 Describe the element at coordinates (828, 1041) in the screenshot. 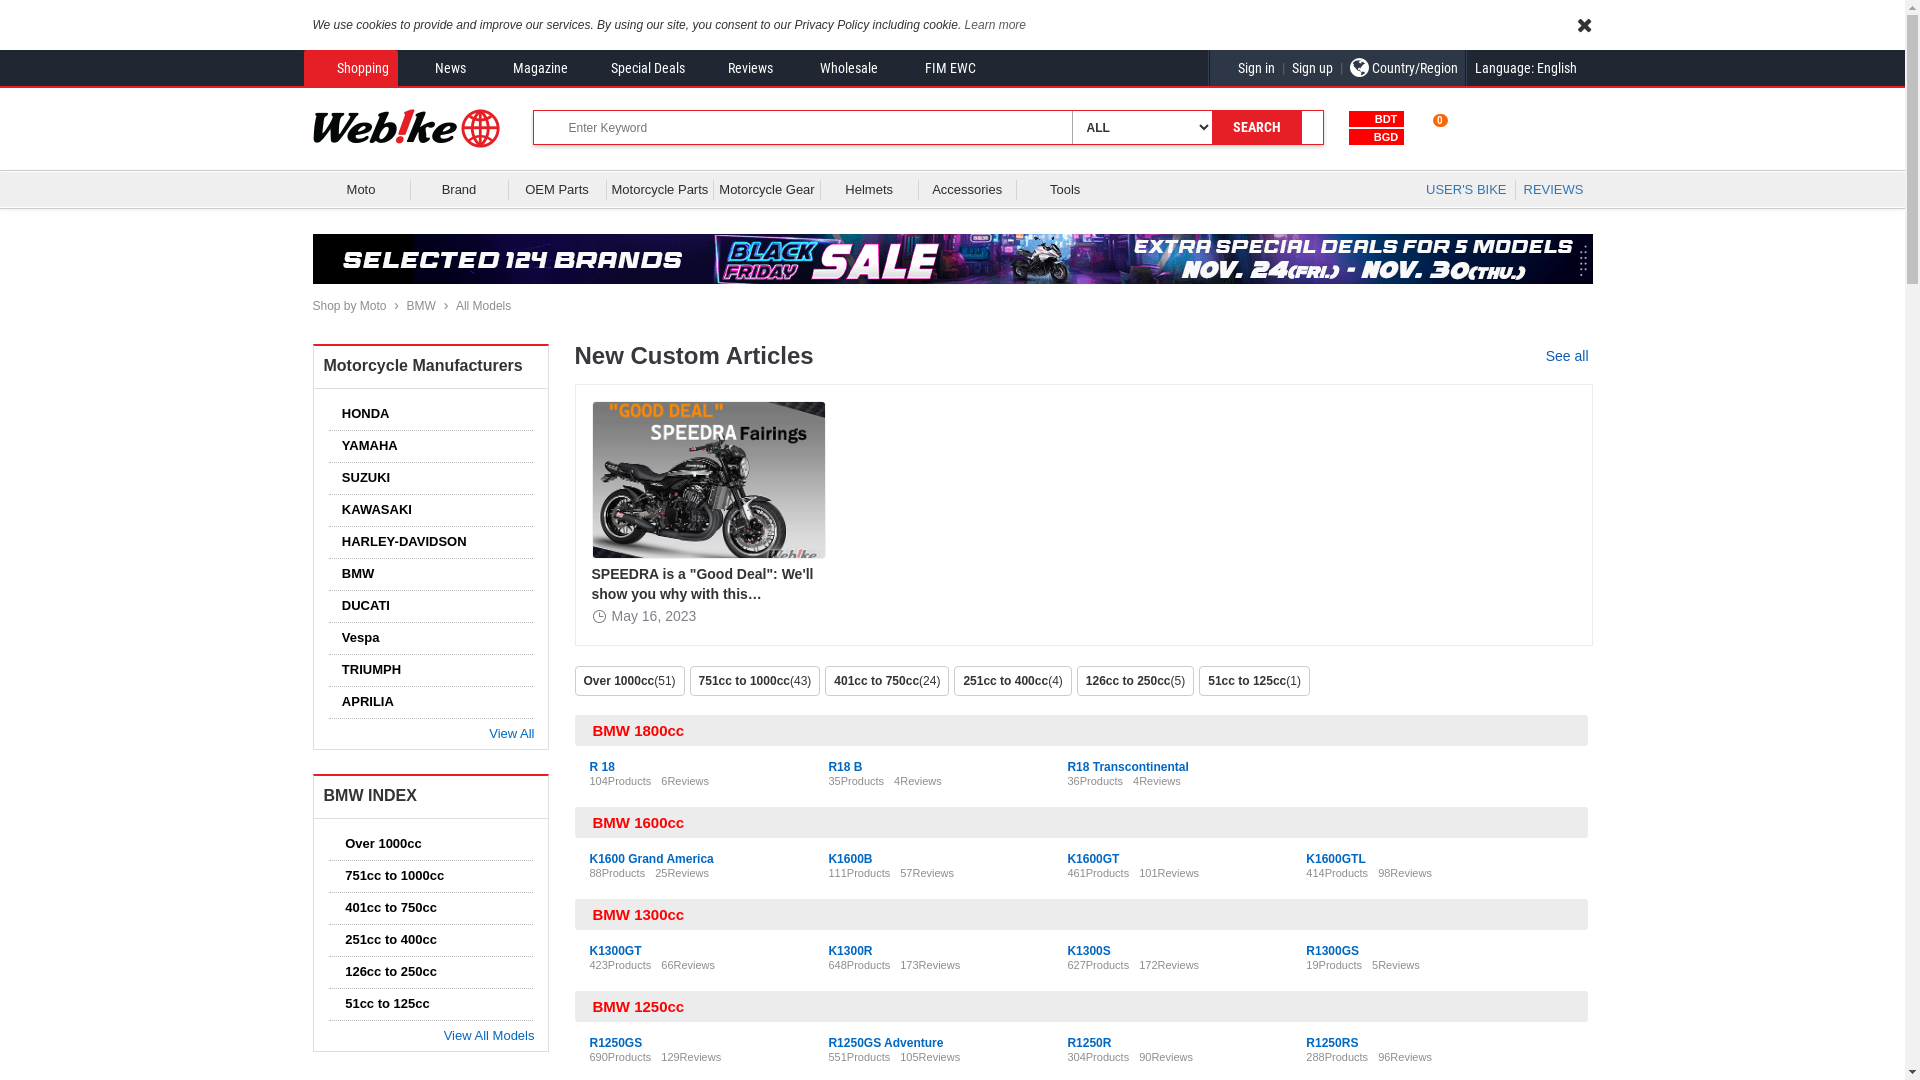

I see `'R1250GS Adventure'` at that location.